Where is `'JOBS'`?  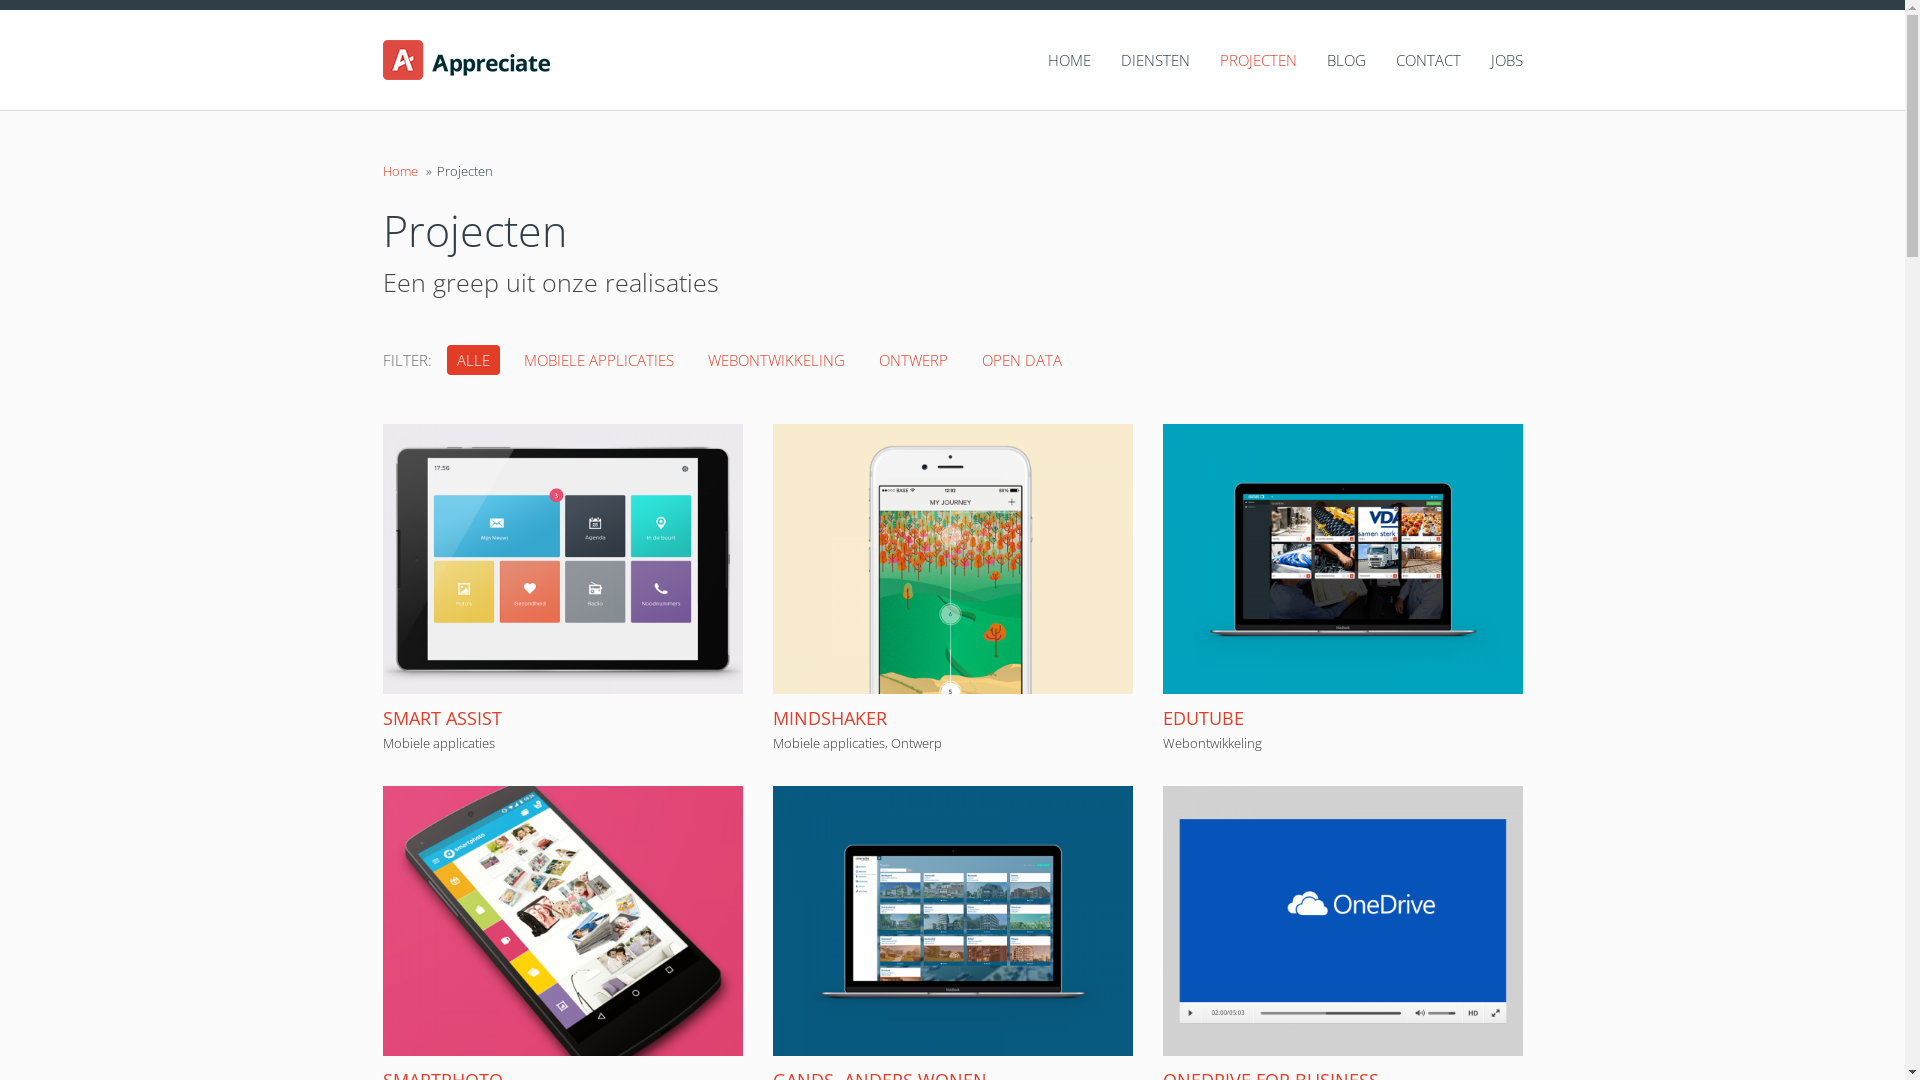
'JOBS' is located at coordinates (1459, 59).